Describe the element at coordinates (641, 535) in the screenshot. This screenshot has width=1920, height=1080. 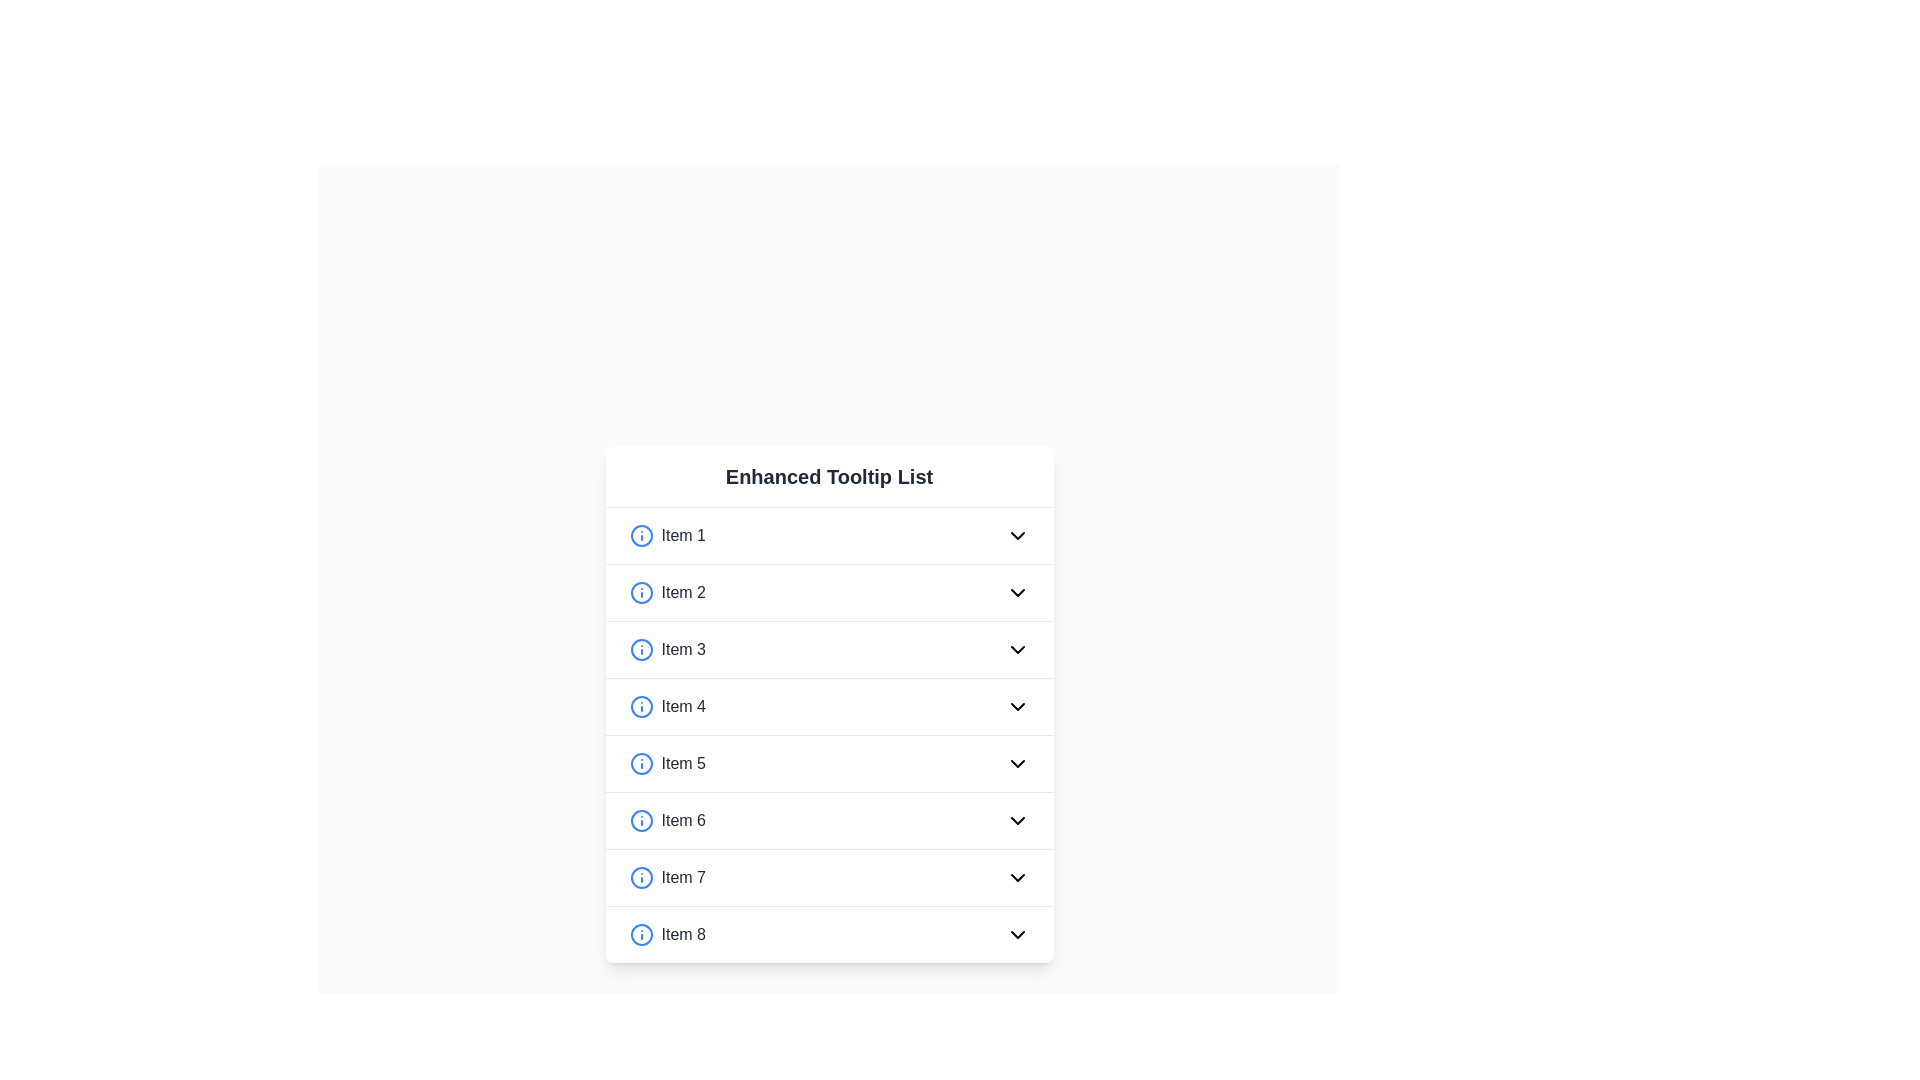
I see `the circular information icon with a blue border located to the left of the text label 'Item 1' in the first row of a vertical list` at that location.